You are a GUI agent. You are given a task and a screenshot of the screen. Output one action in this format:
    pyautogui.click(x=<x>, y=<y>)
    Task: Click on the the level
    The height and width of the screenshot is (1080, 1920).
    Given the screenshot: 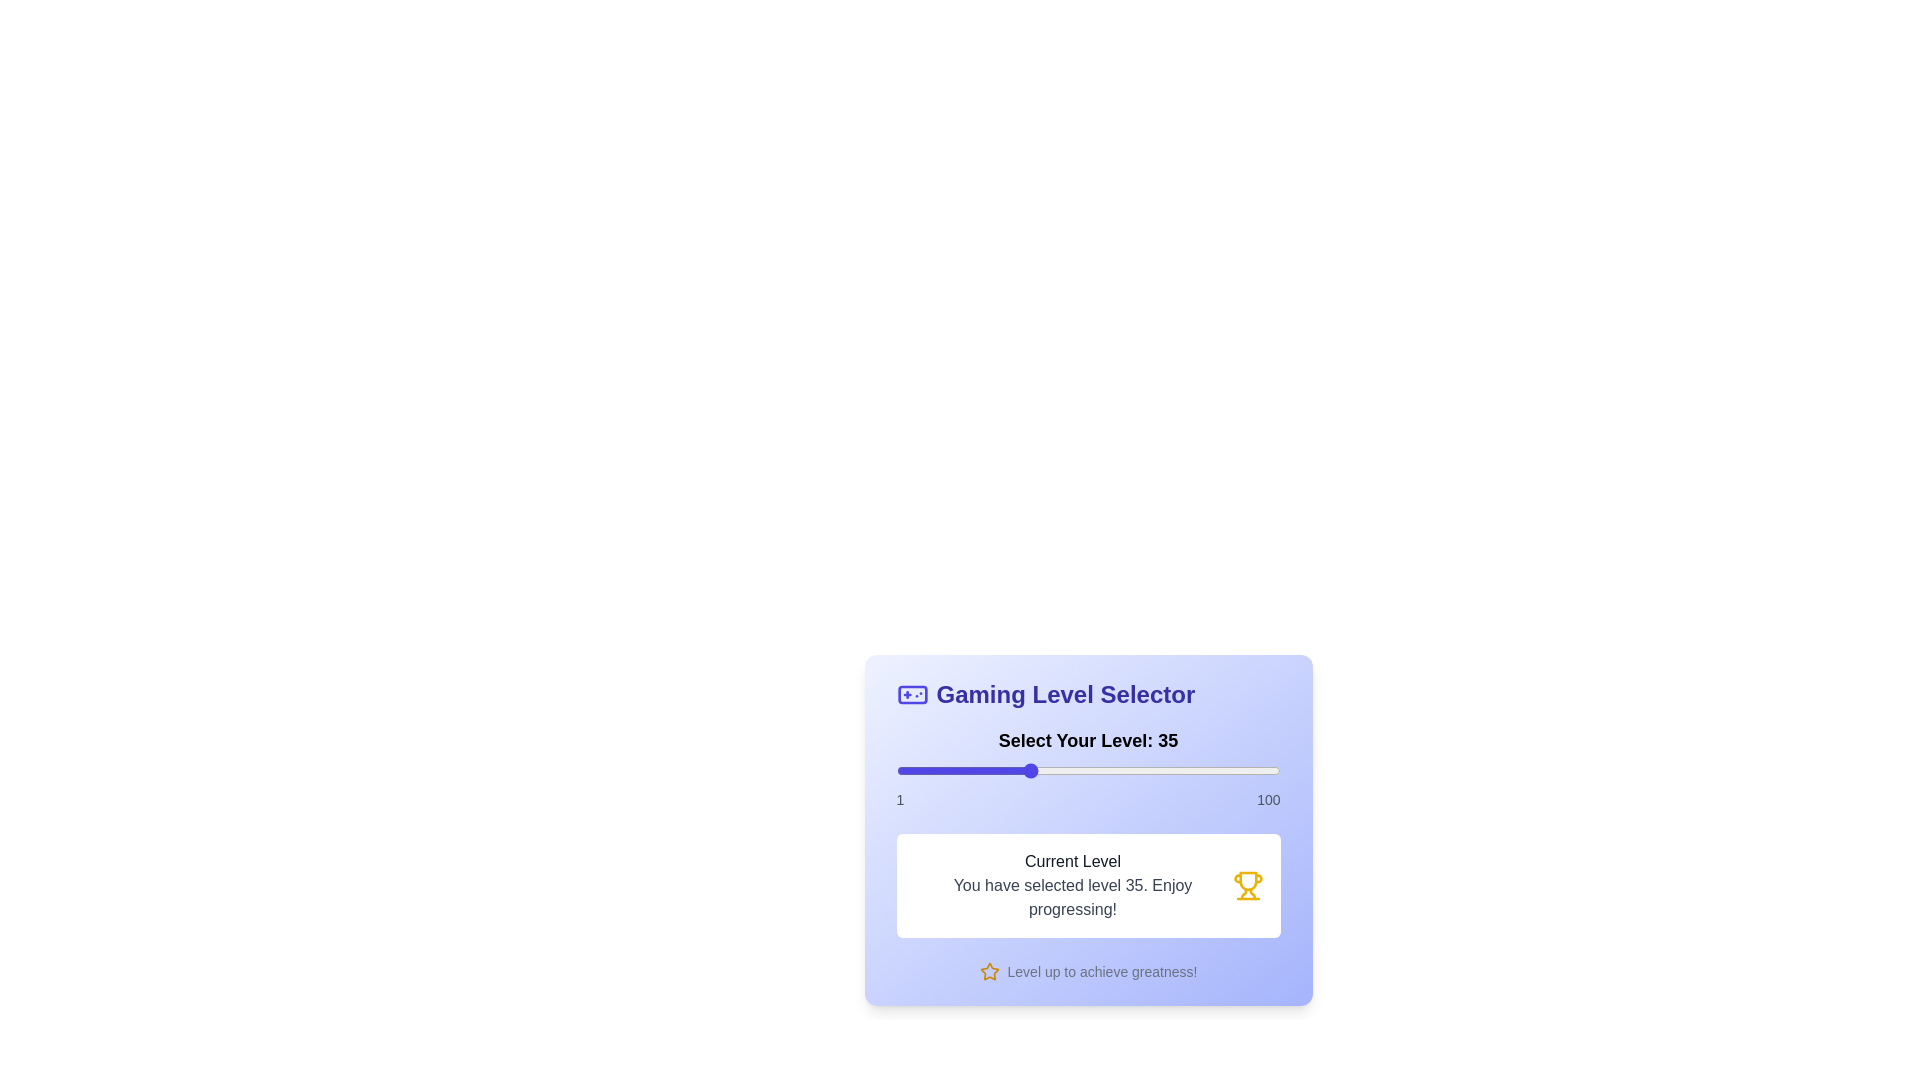 What is the action you would take?
    pyautogui.click(x=1081, y=770)
    